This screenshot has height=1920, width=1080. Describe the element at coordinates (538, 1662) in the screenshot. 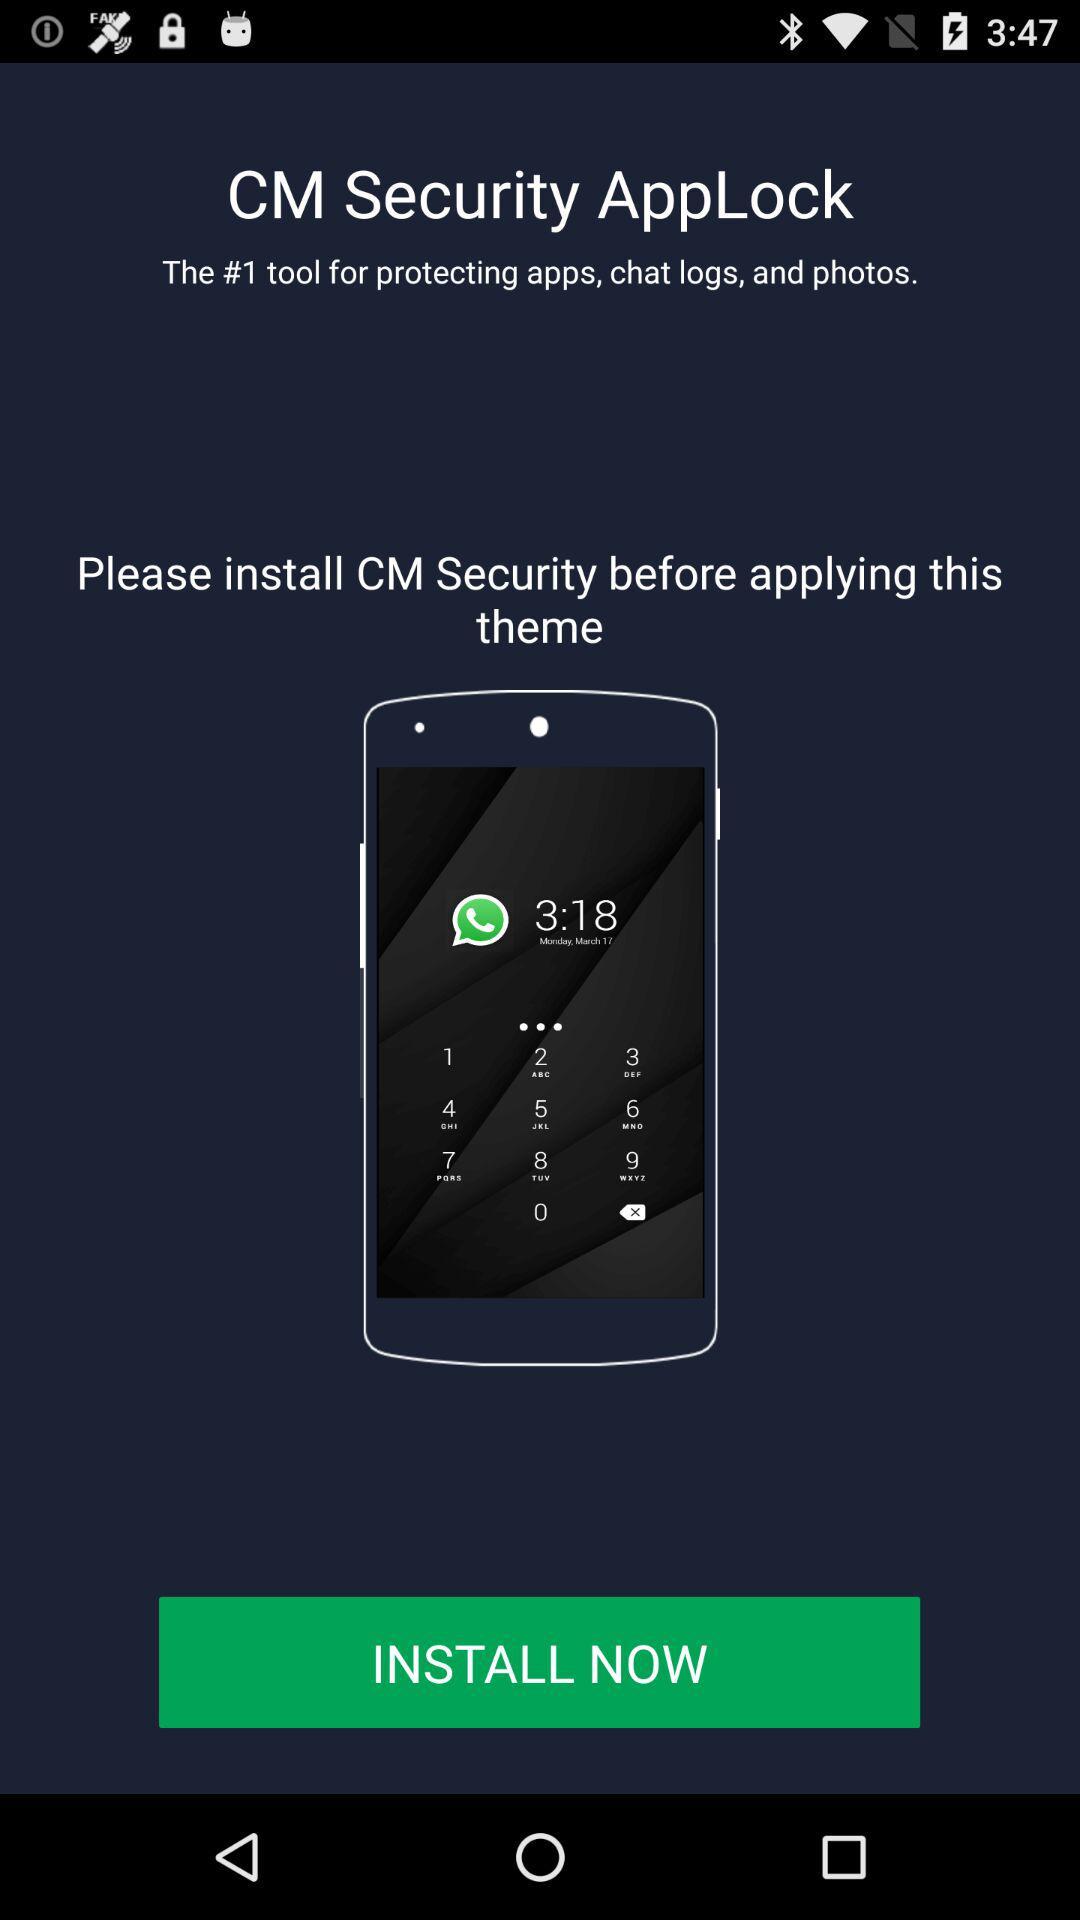

I see `install now` at that location.